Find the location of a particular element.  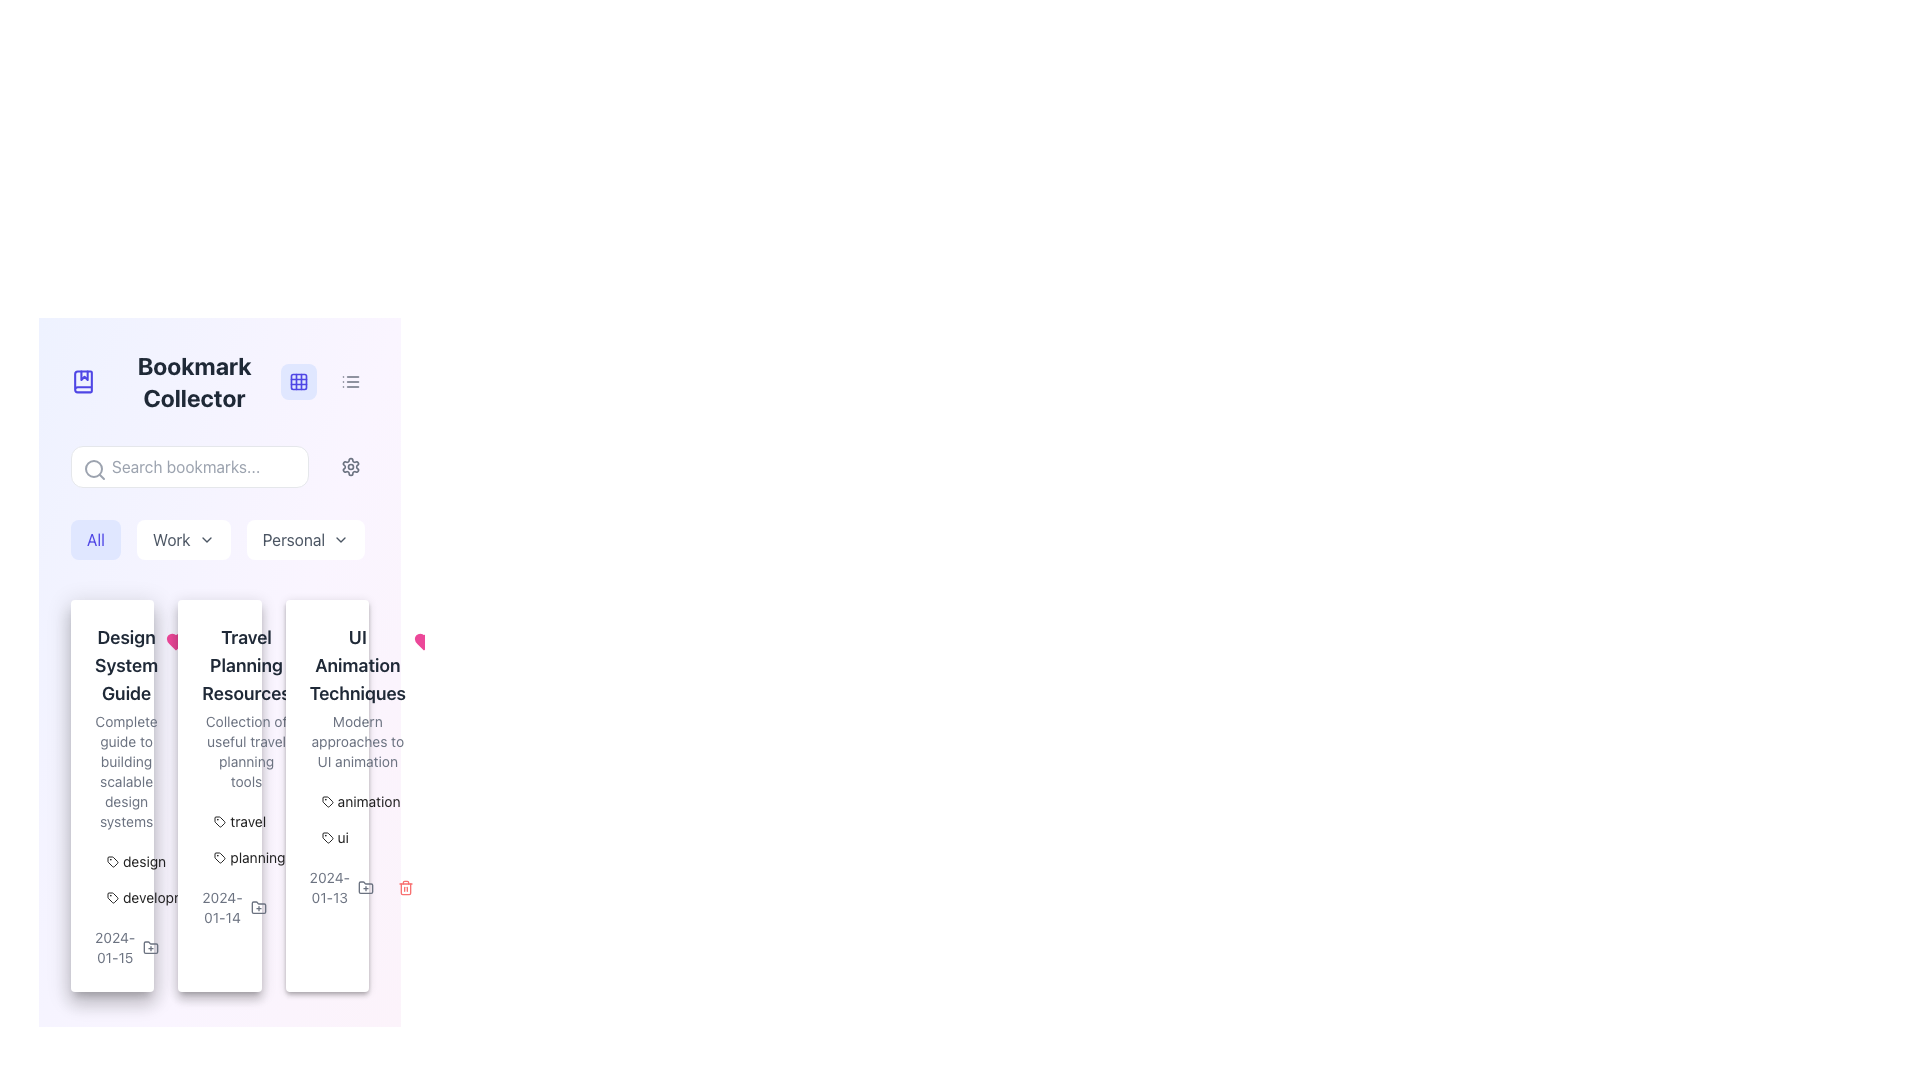

the static text displaying the date '2024-01-15' located at the bottom left corner of the card titled 'Design System Guide' is located at coordinates (114, 947).